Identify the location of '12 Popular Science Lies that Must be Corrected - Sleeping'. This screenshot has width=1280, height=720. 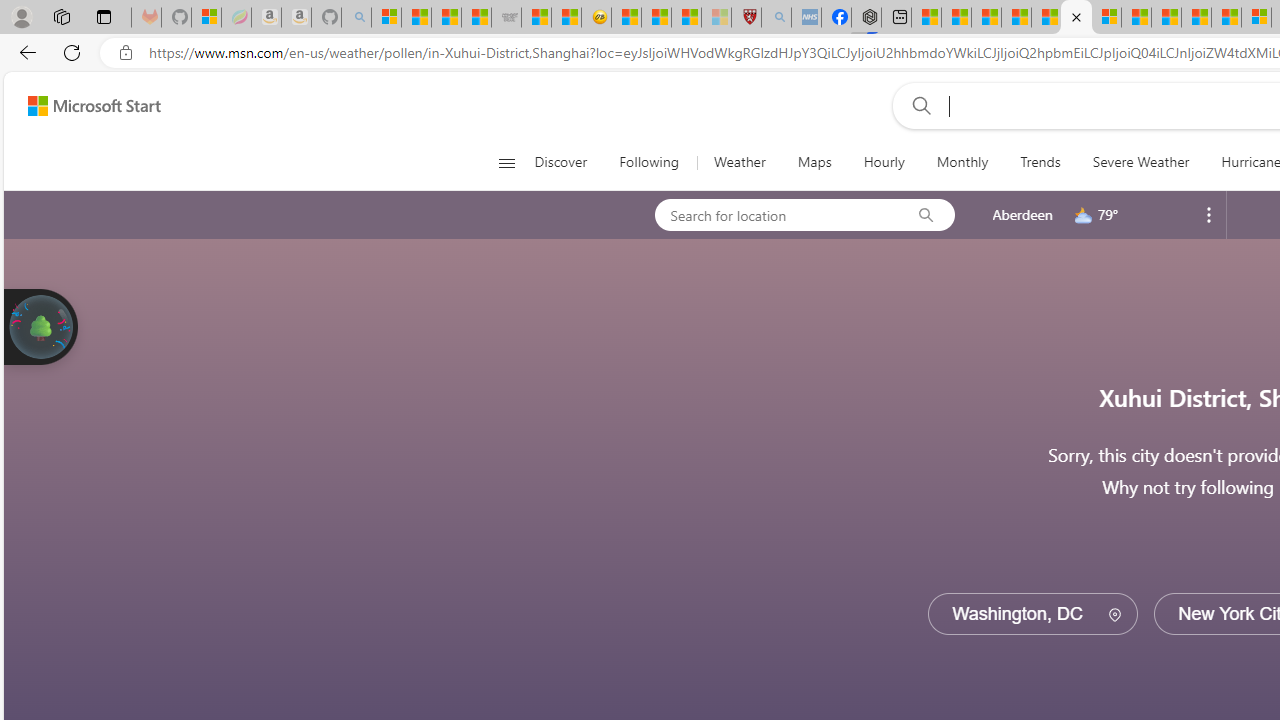
(716, 17).